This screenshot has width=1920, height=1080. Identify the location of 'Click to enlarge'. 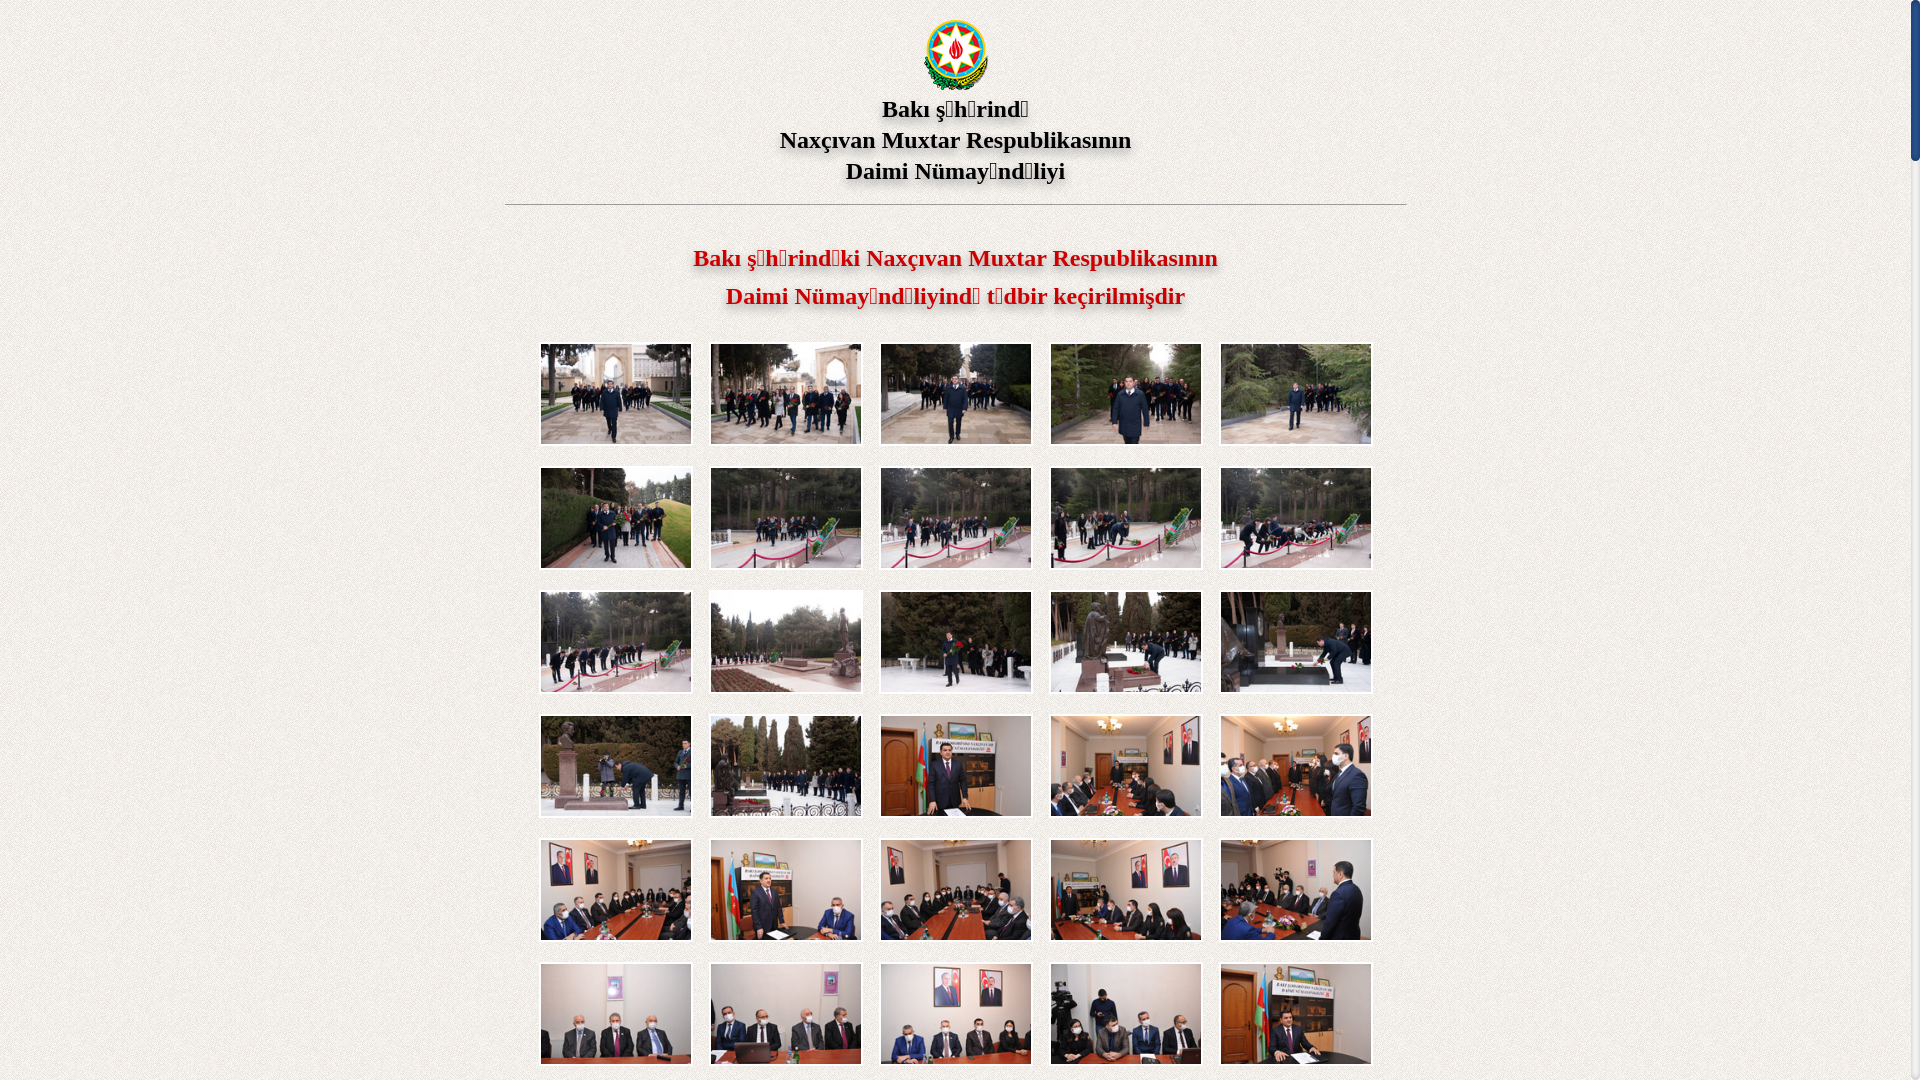
(1217, 765).